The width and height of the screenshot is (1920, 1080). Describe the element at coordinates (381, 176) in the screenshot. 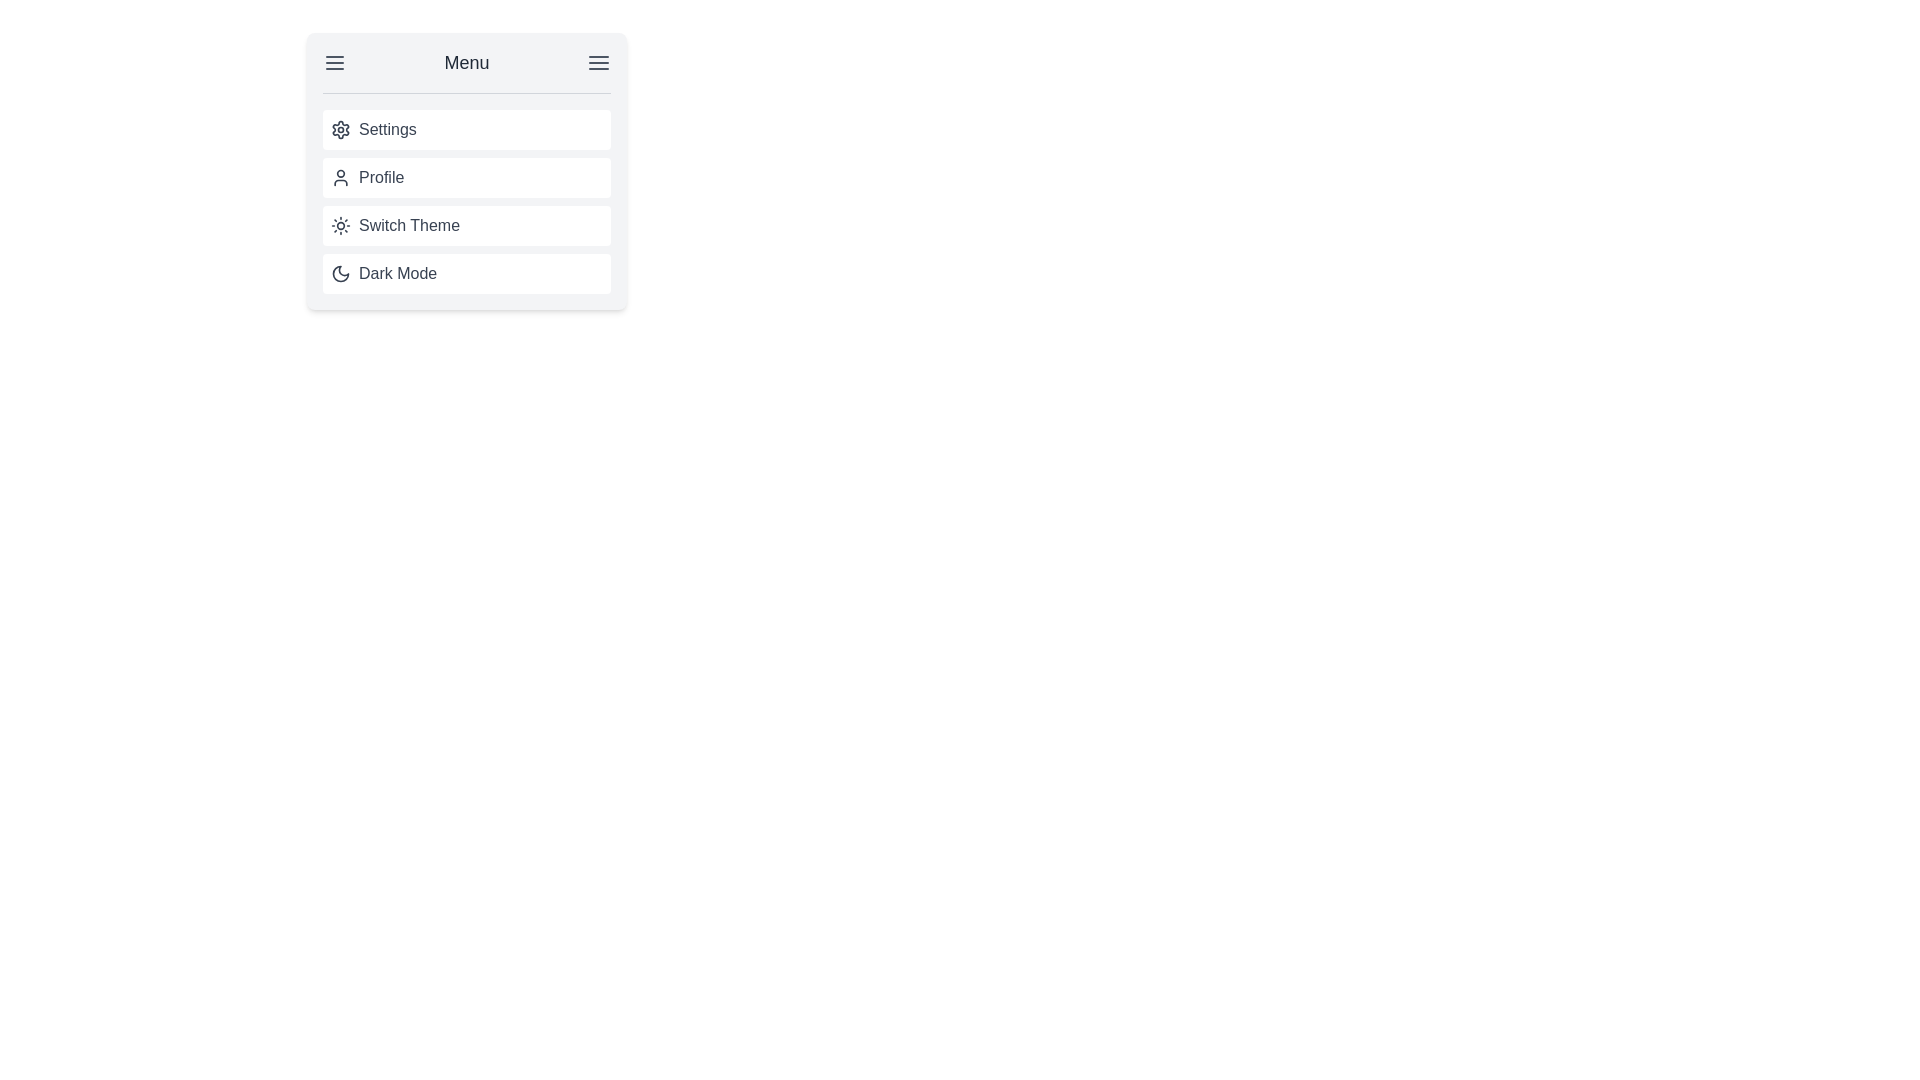

I see `'Profile' text label located under the 'Settings' menu option to understand its purpose` at that location.